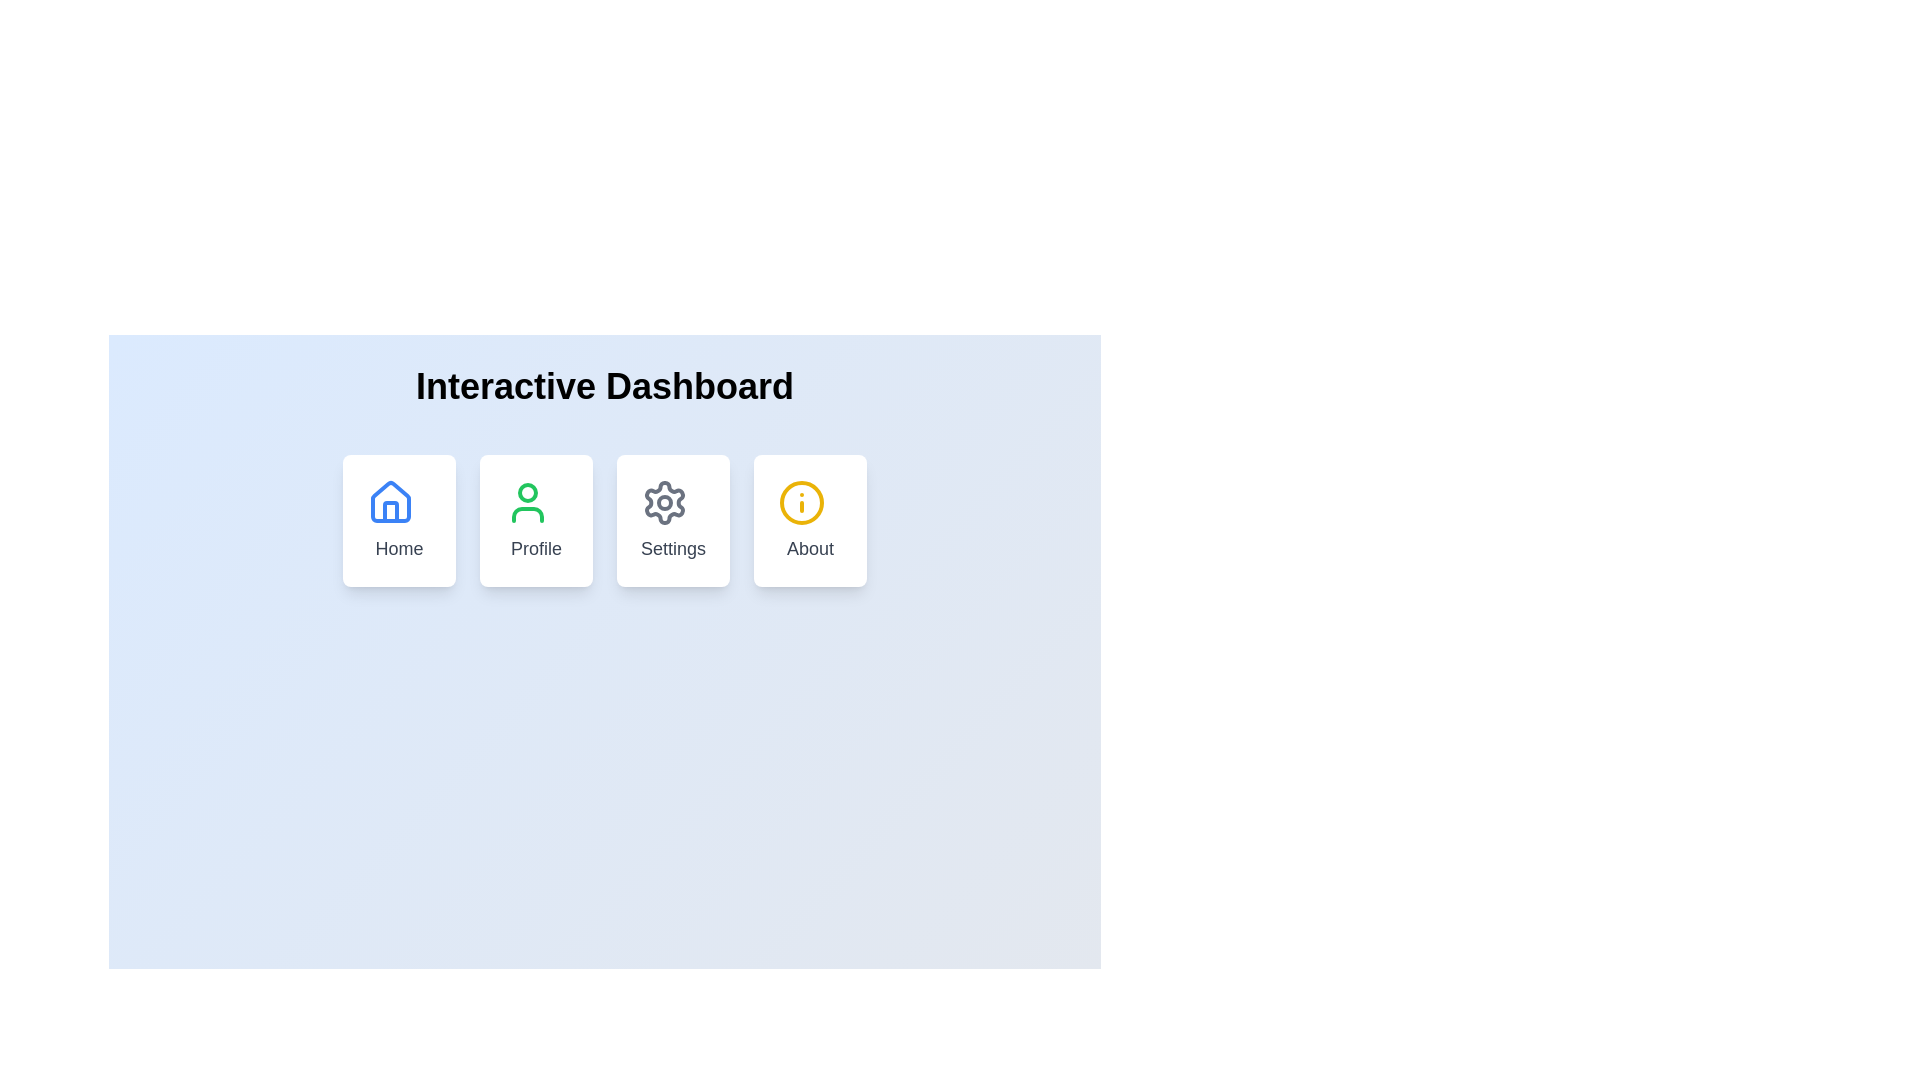 Image resolution: width=1920 pixels, height=1080 pixels. Describe the element at coordinates (536, 548) in the screenshot. I see `the 'Profile' text label, which is displayed in gray with a medium-sized bold font, located in the bottom-center section of the second card from the left` at that location.